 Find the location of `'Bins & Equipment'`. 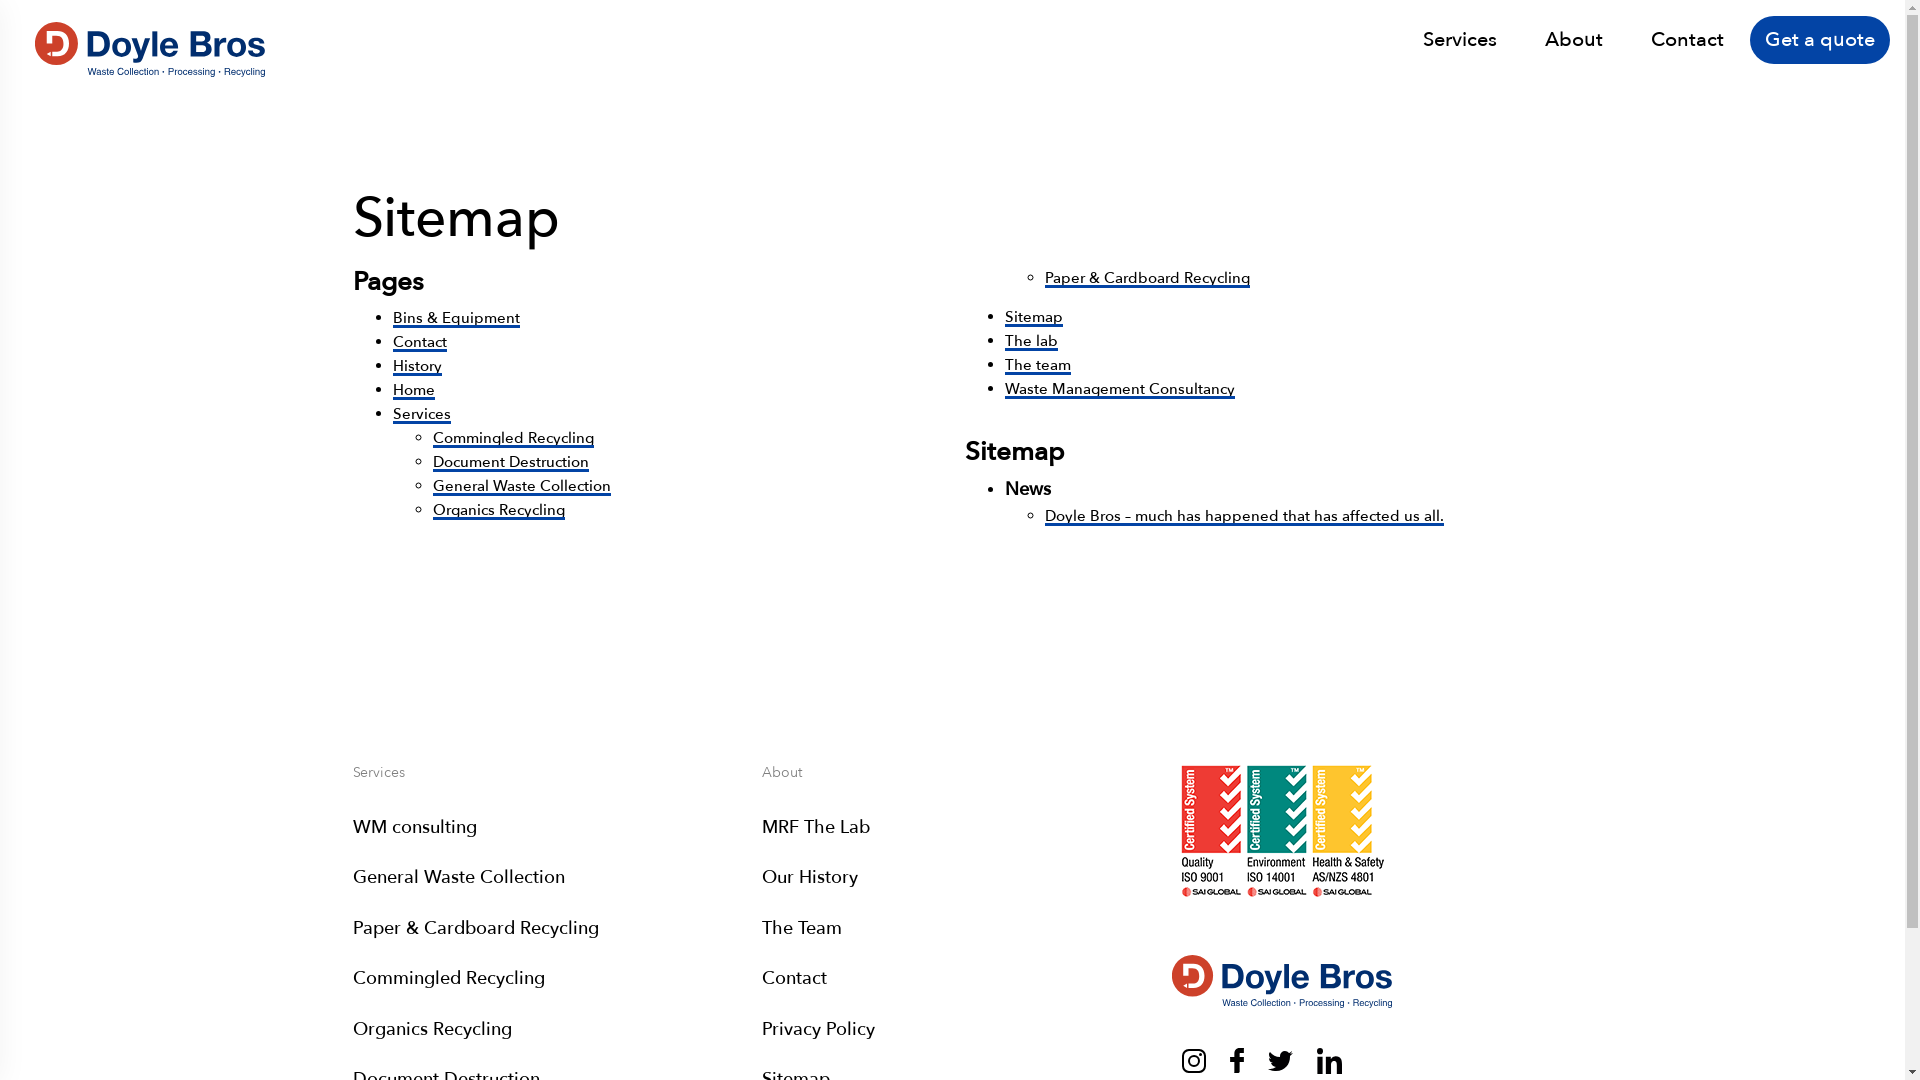

'Bins & Equipment' is located at coordinates (454, 316).